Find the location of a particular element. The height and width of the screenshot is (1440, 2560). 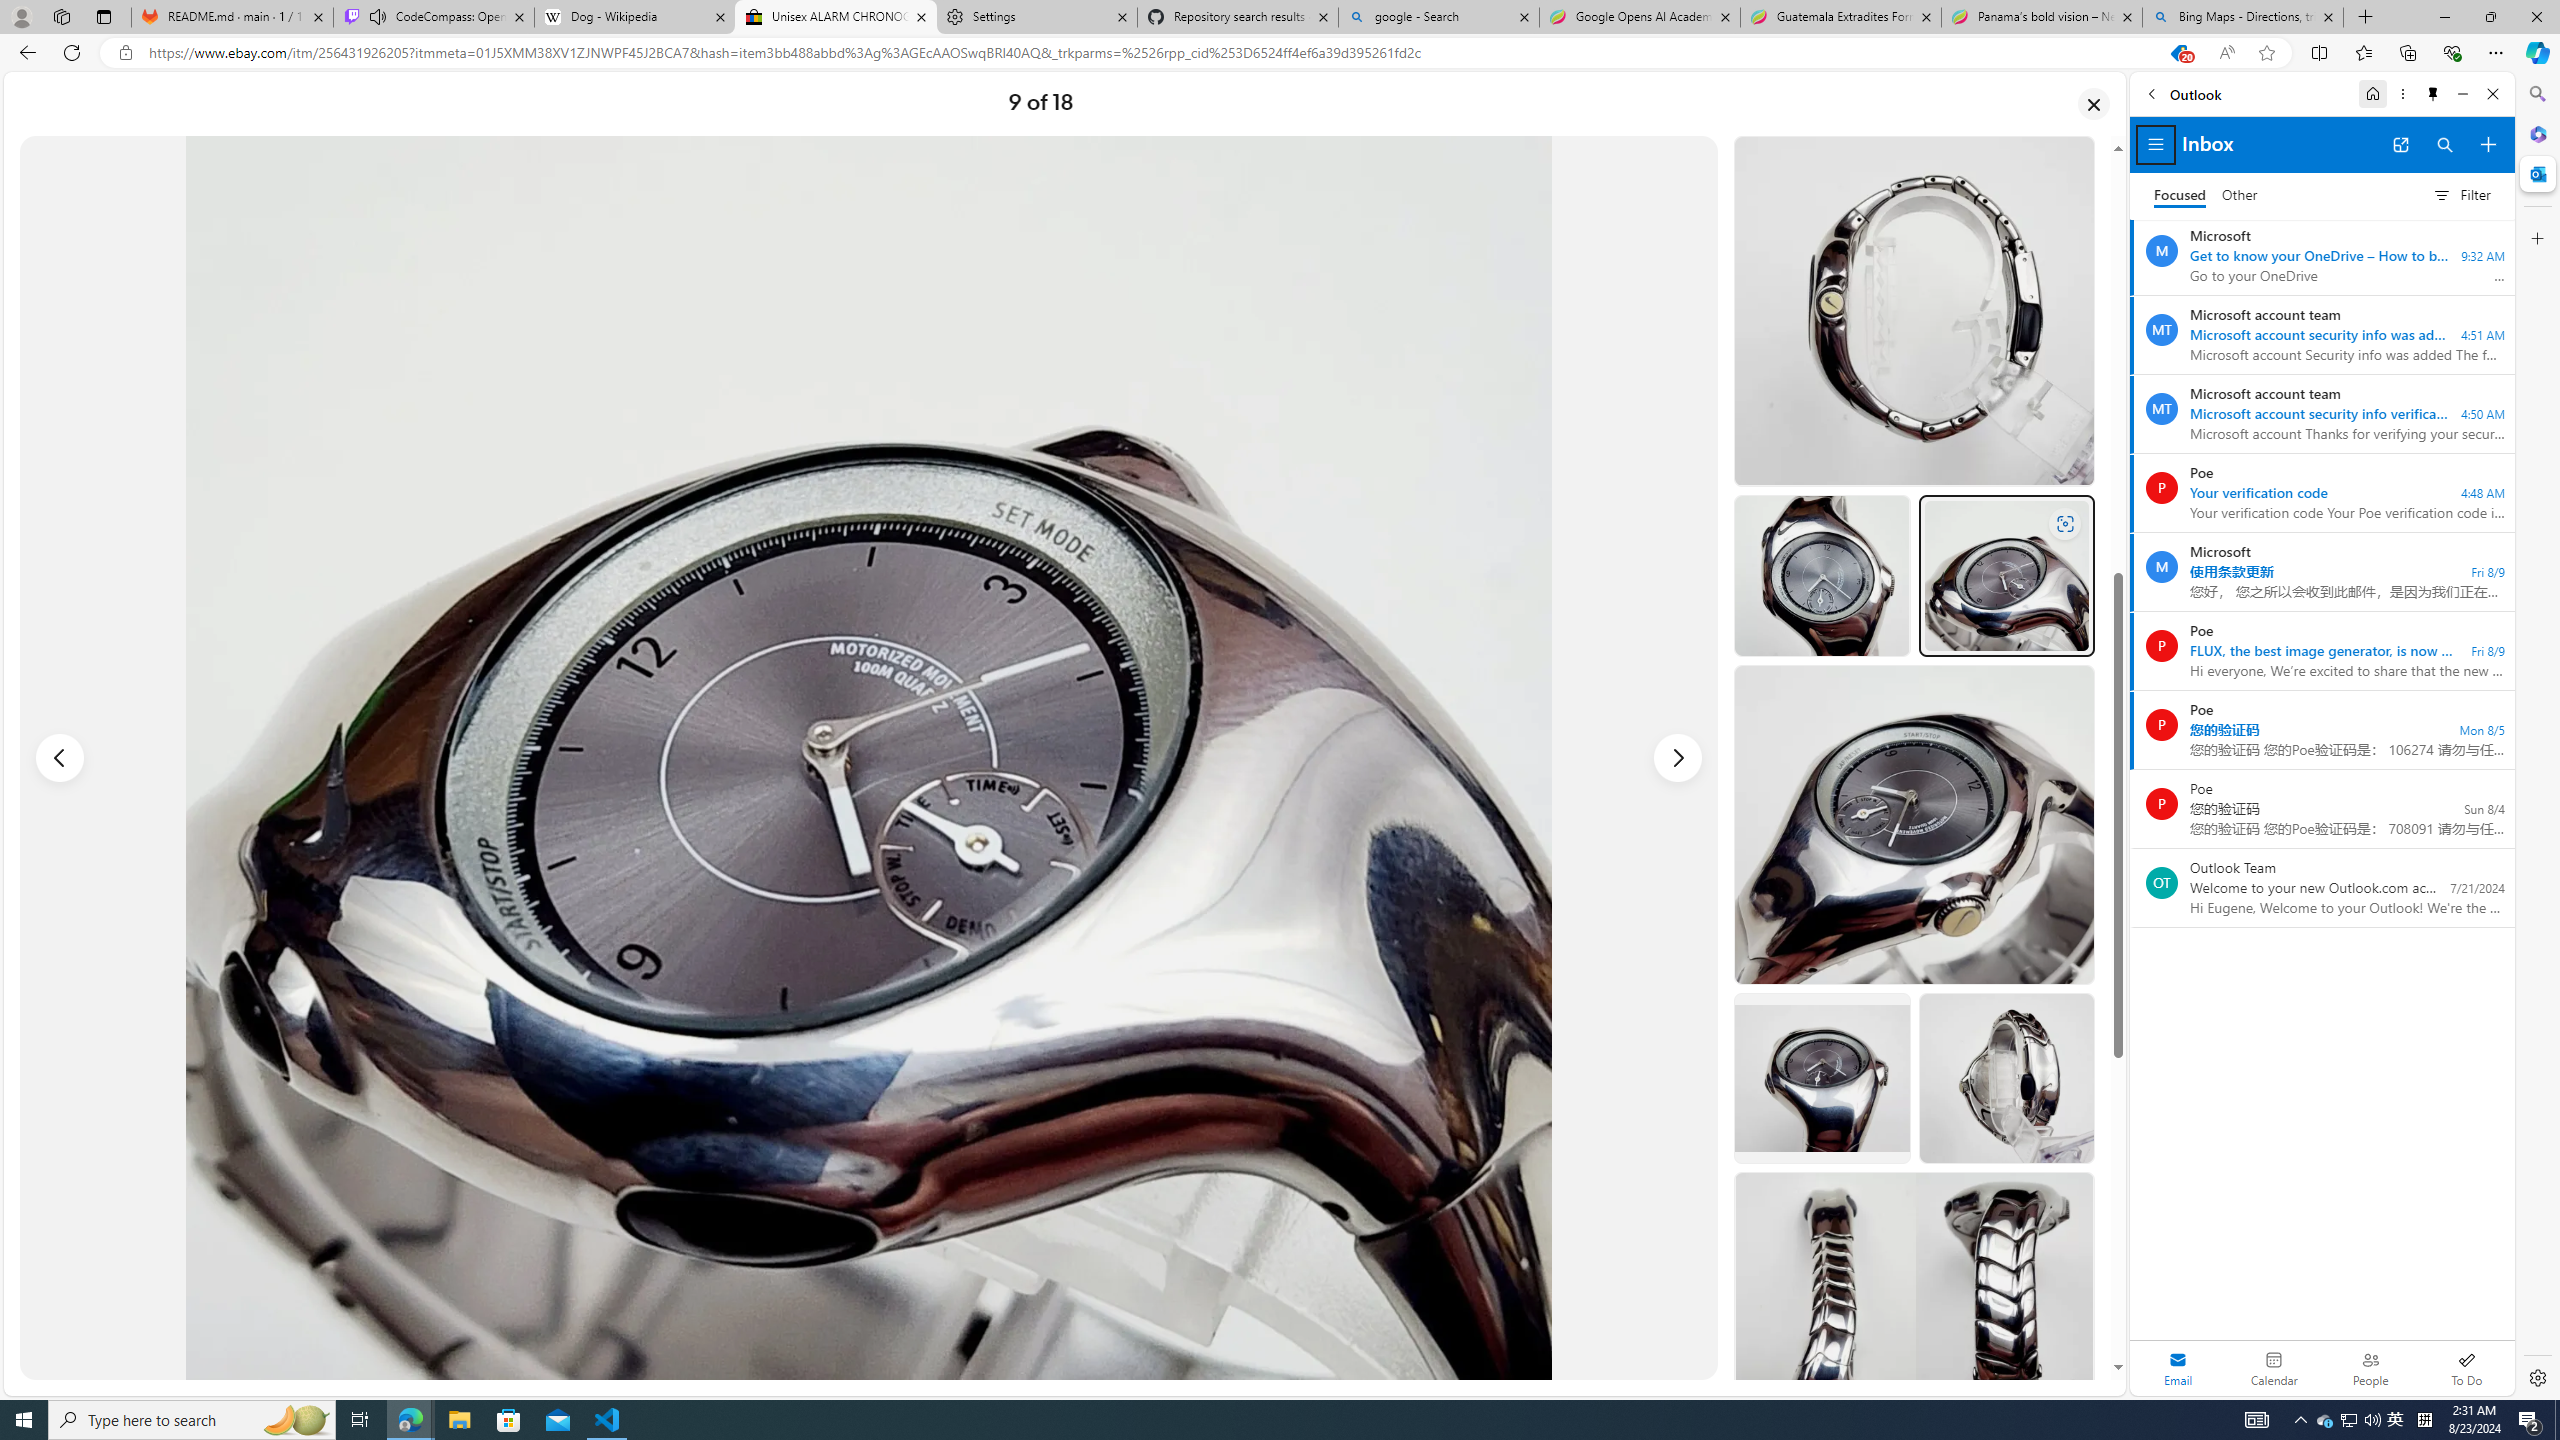

'Folder navigation' is located at coordinates (2155, 145).